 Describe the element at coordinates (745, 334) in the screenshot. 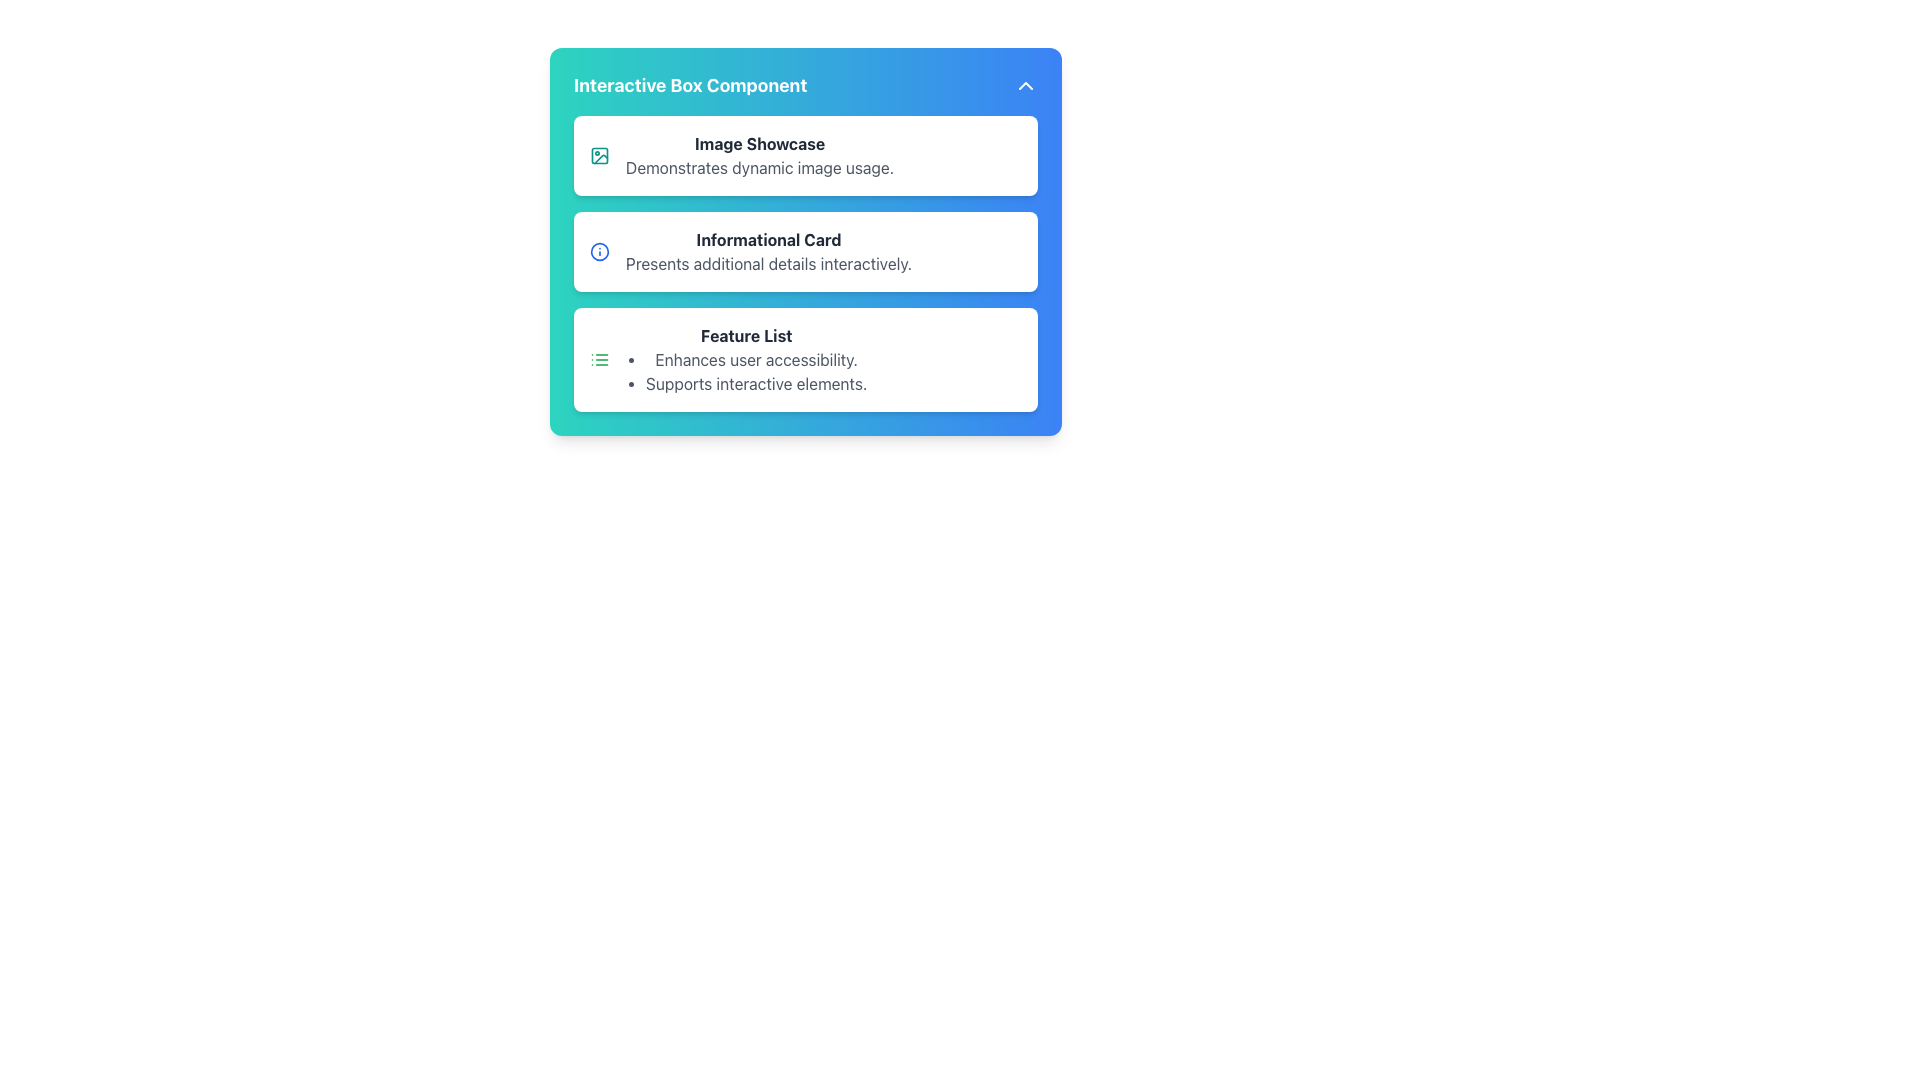

I see `the bold, dark gray text label 'Feature List' that is centrally aligned within the third box of the vertical layout` at that location.